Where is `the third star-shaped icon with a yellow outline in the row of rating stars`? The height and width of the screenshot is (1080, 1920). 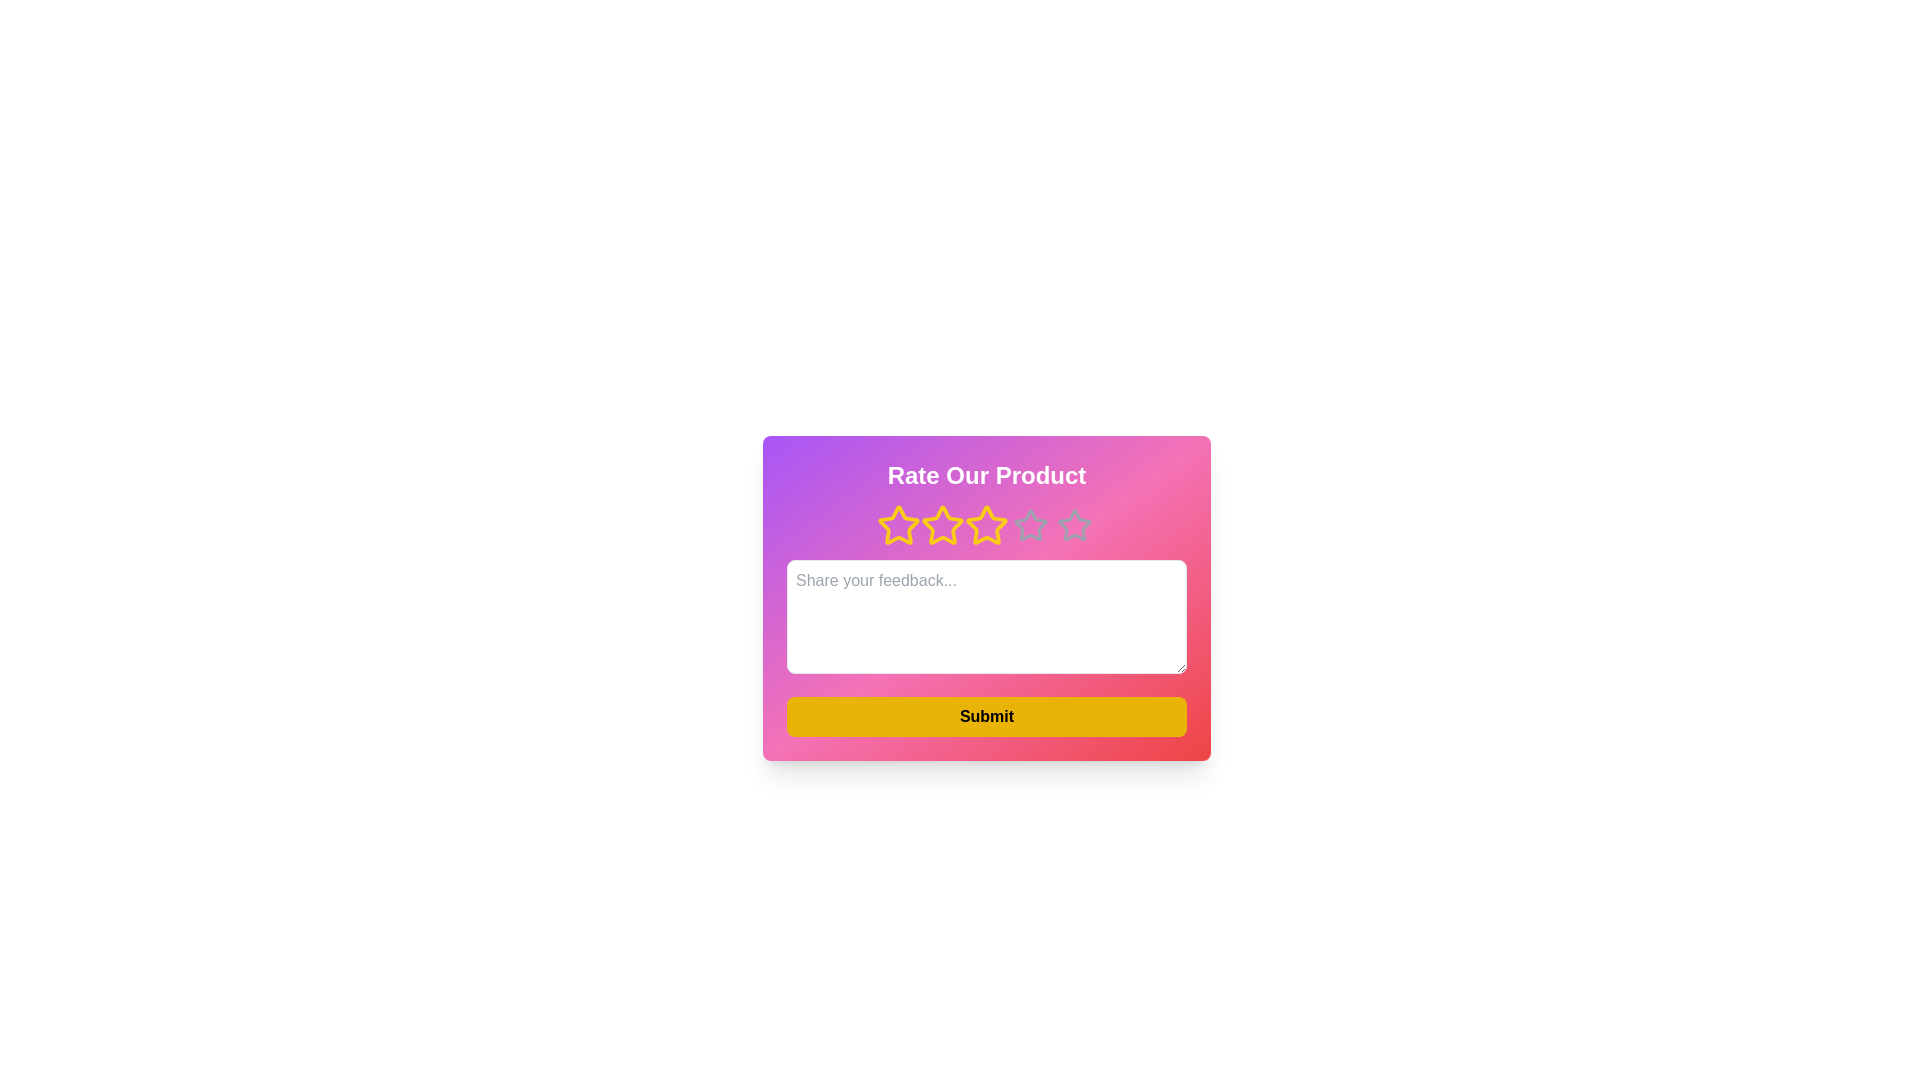 the third star-shaped icon with a yellow outline in the row of rating stars is located at coordinates (940, 523).